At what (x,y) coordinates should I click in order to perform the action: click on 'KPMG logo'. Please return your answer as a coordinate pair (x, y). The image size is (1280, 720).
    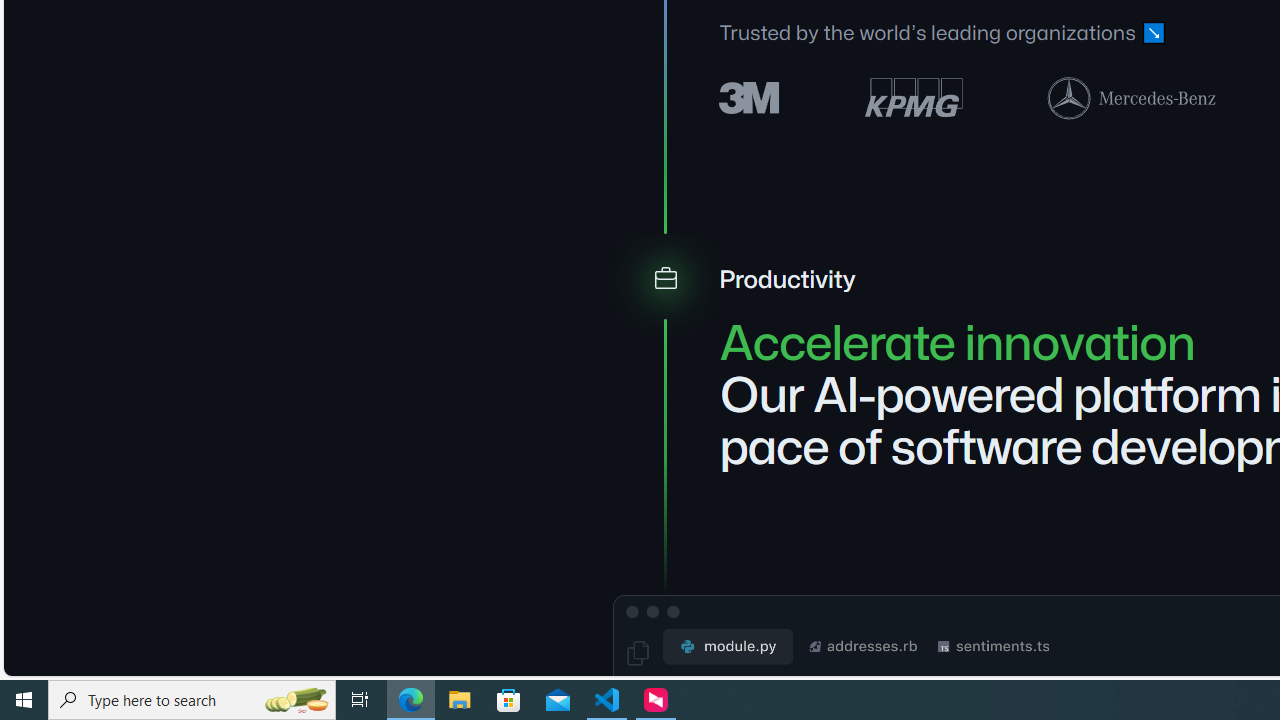
    Looking at the image, I should click on (912, 97).